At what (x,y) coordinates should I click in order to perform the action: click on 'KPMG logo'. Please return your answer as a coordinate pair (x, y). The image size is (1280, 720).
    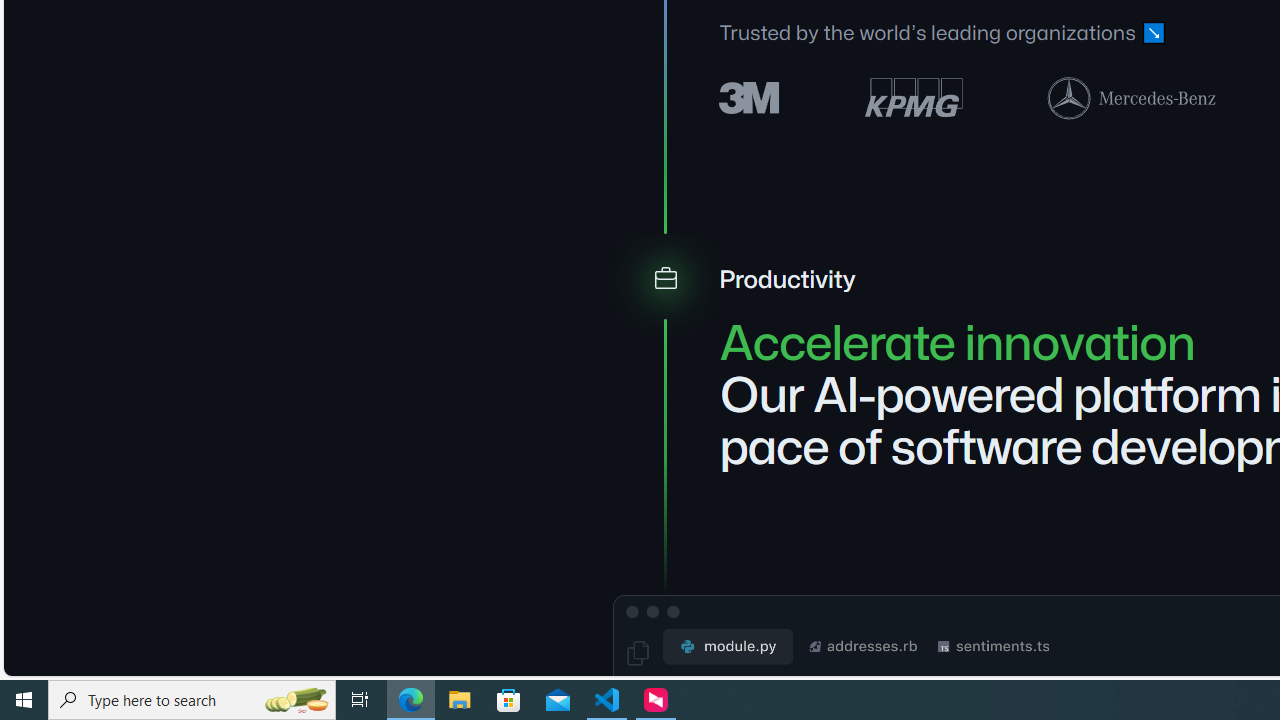
    Looking at the image, I should click on (912, 97).